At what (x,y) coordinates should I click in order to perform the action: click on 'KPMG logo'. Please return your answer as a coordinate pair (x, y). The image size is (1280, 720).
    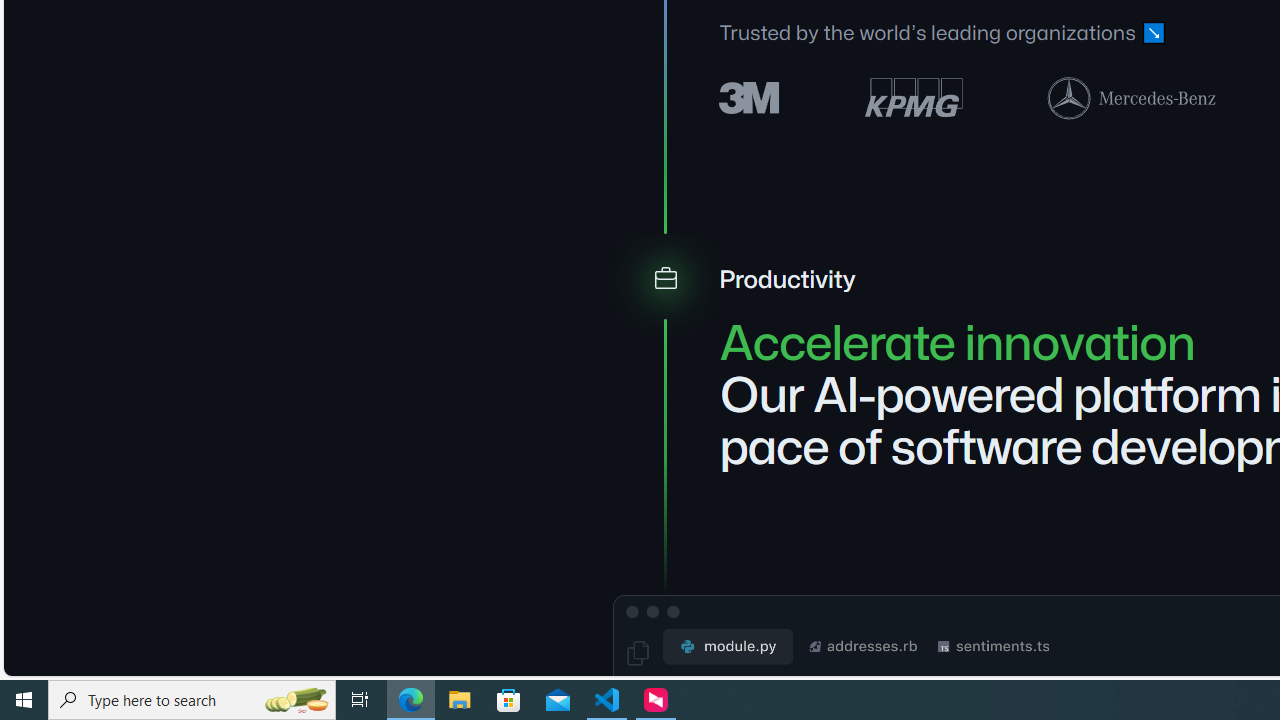
    Looking at the image, I should click on (912, 97).